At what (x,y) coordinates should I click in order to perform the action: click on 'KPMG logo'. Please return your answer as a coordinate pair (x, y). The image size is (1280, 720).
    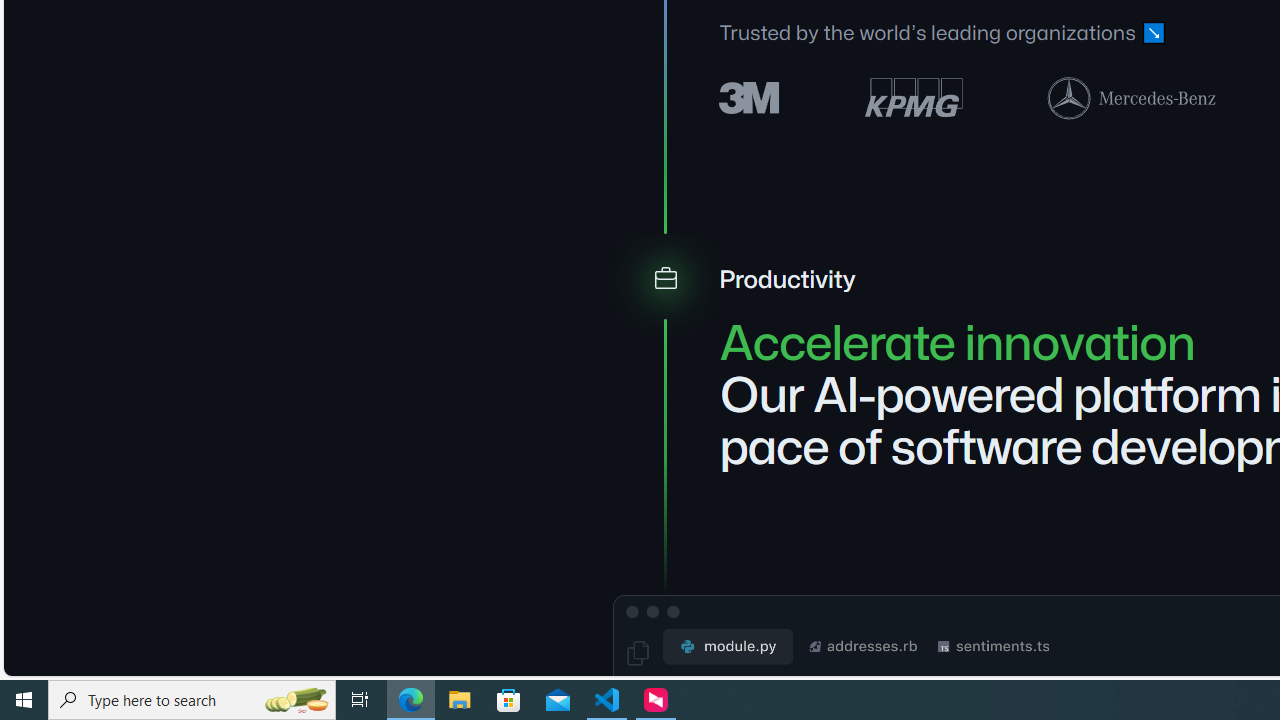
    Looking at the image, I should click on (912, 97).